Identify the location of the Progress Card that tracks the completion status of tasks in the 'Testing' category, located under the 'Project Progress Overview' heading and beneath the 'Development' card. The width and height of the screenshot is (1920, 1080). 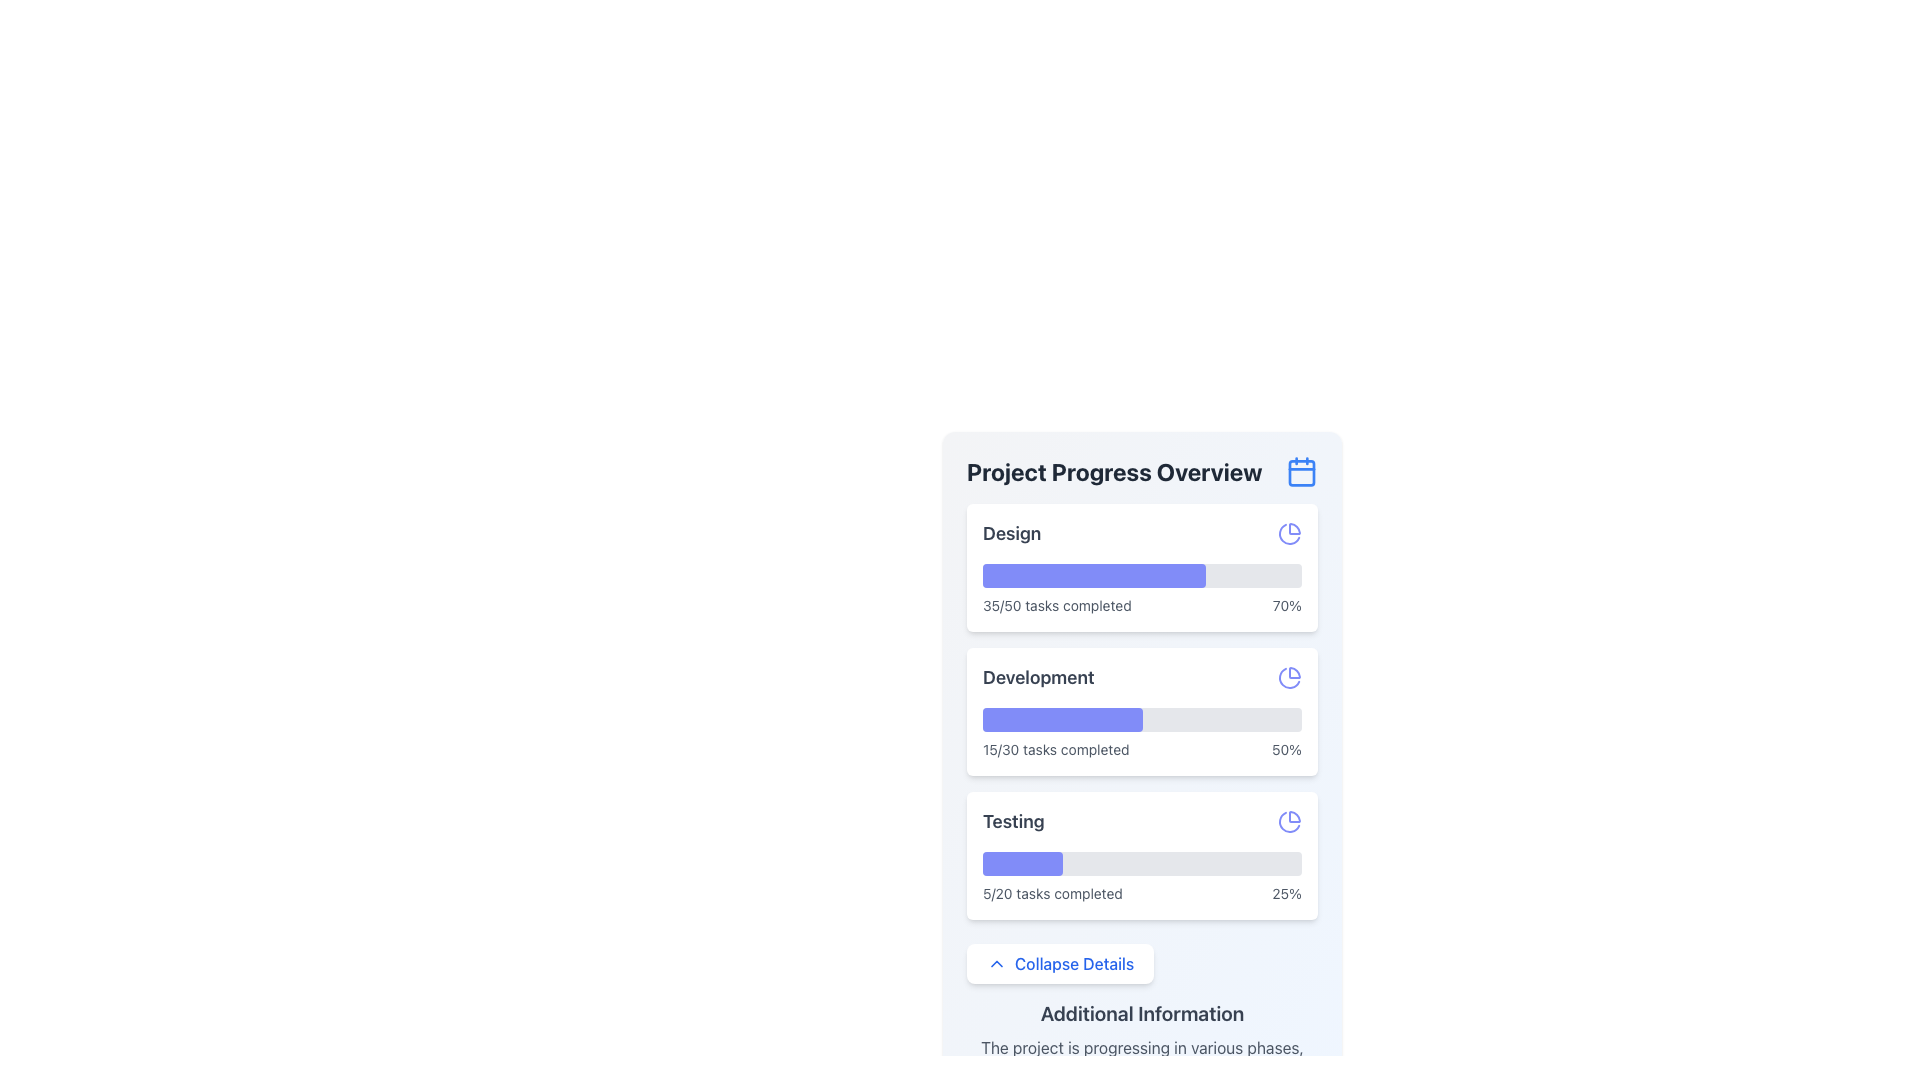
(1142, 855).